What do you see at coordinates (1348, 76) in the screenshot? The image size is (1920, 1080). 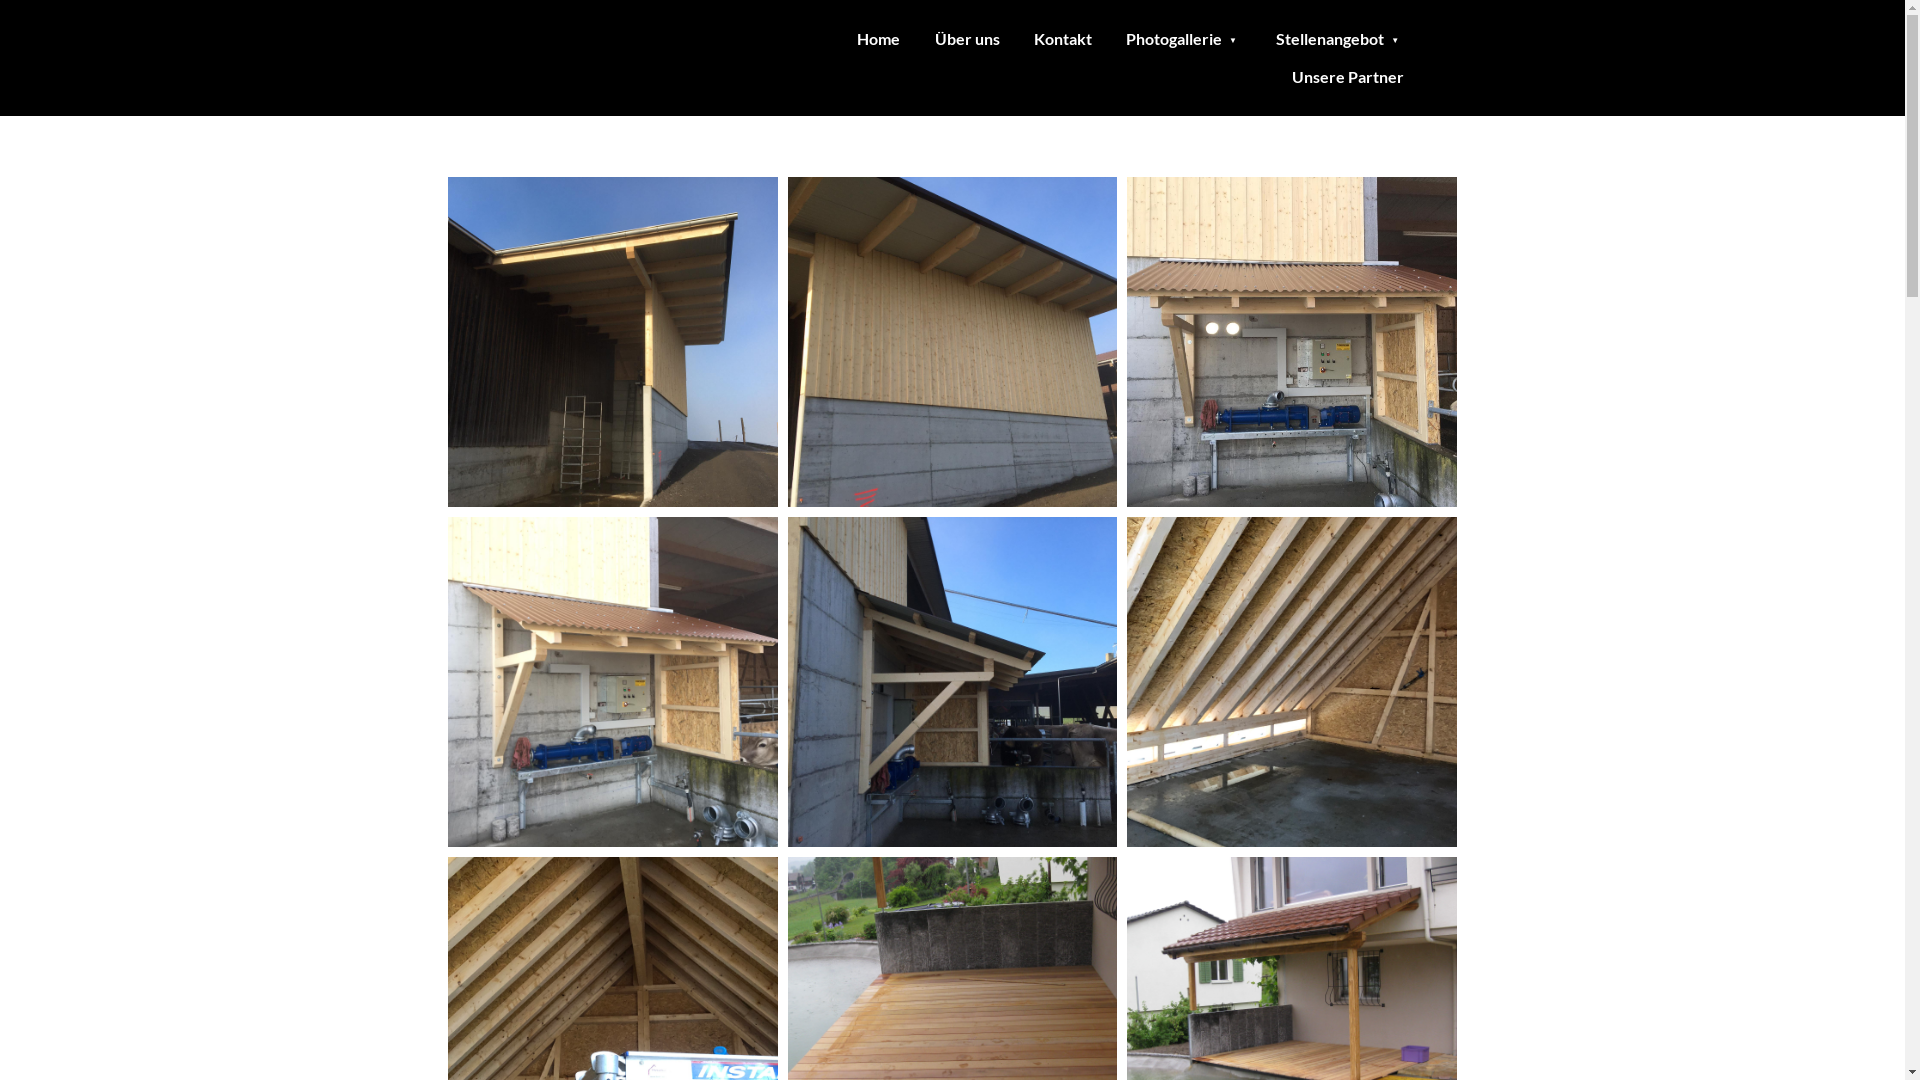 I see `'Unsere Partner'` at bounding box center [1348, 76].